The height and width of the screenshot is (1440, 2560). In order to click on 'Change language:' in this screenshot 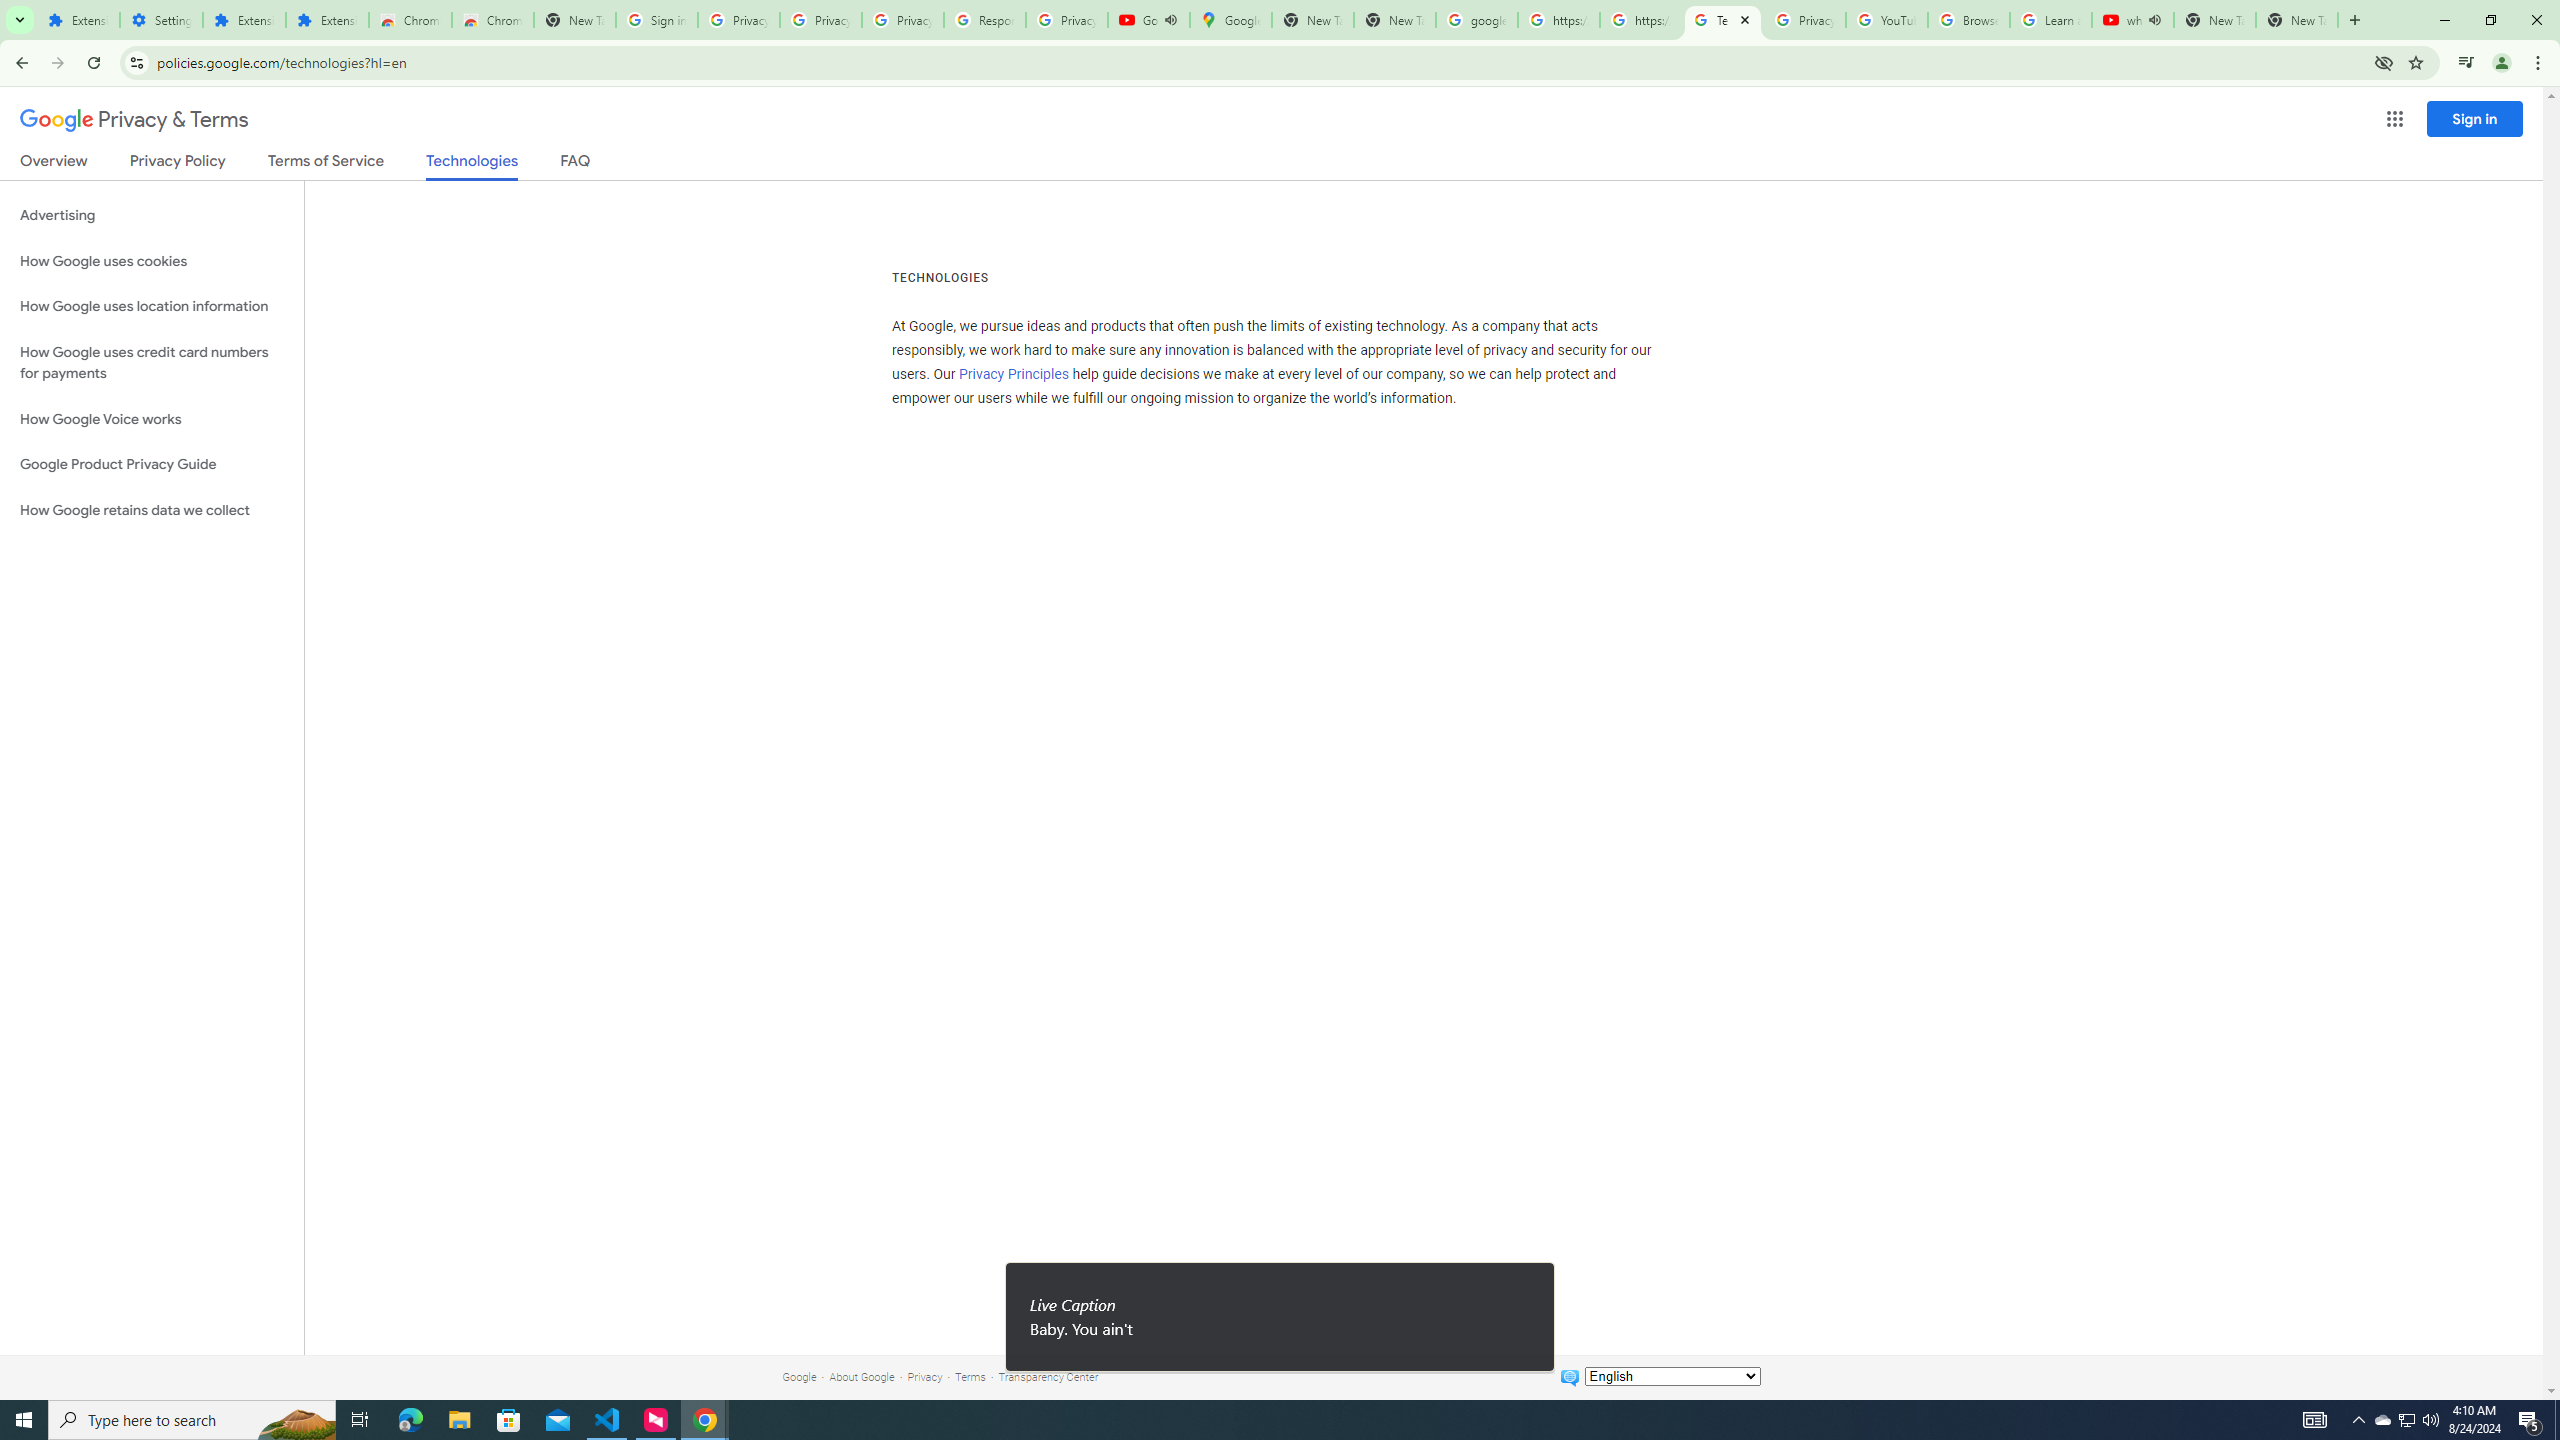, I will do `click(1671, 1374)`.